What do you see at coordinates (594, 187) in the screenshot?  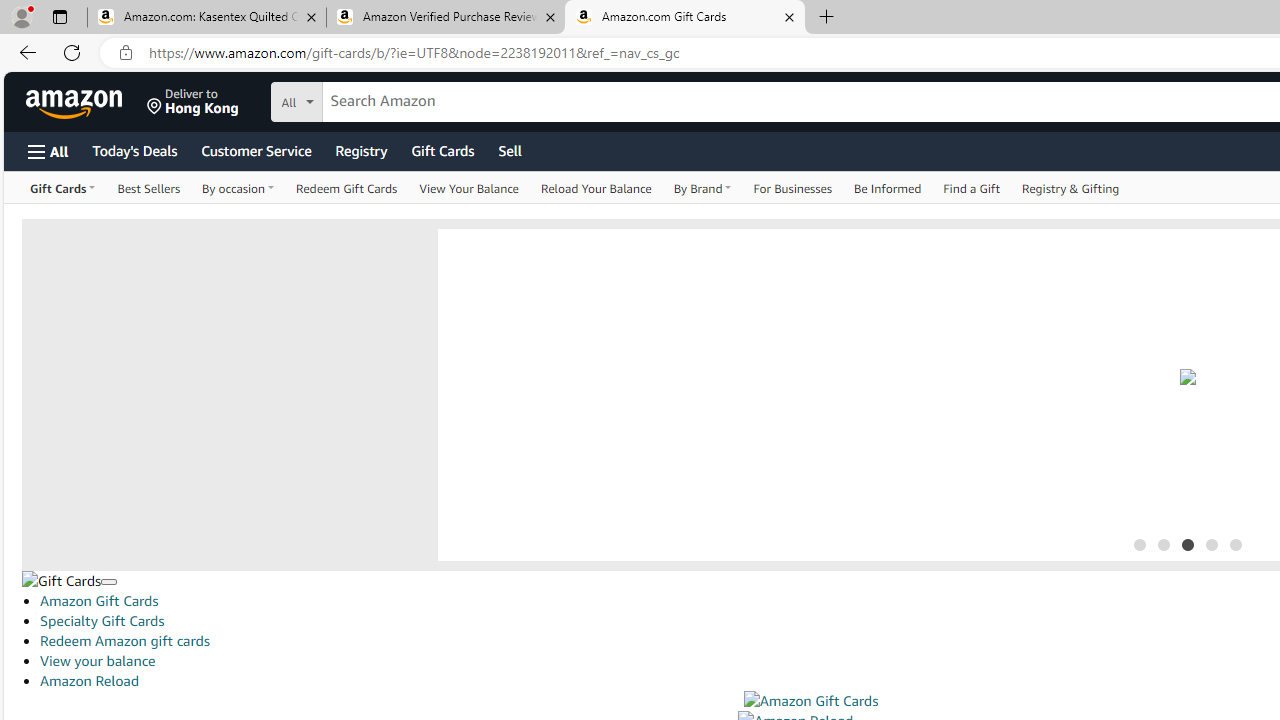 I see `'Reload Your Balance'` at bounding box center [594, 187].